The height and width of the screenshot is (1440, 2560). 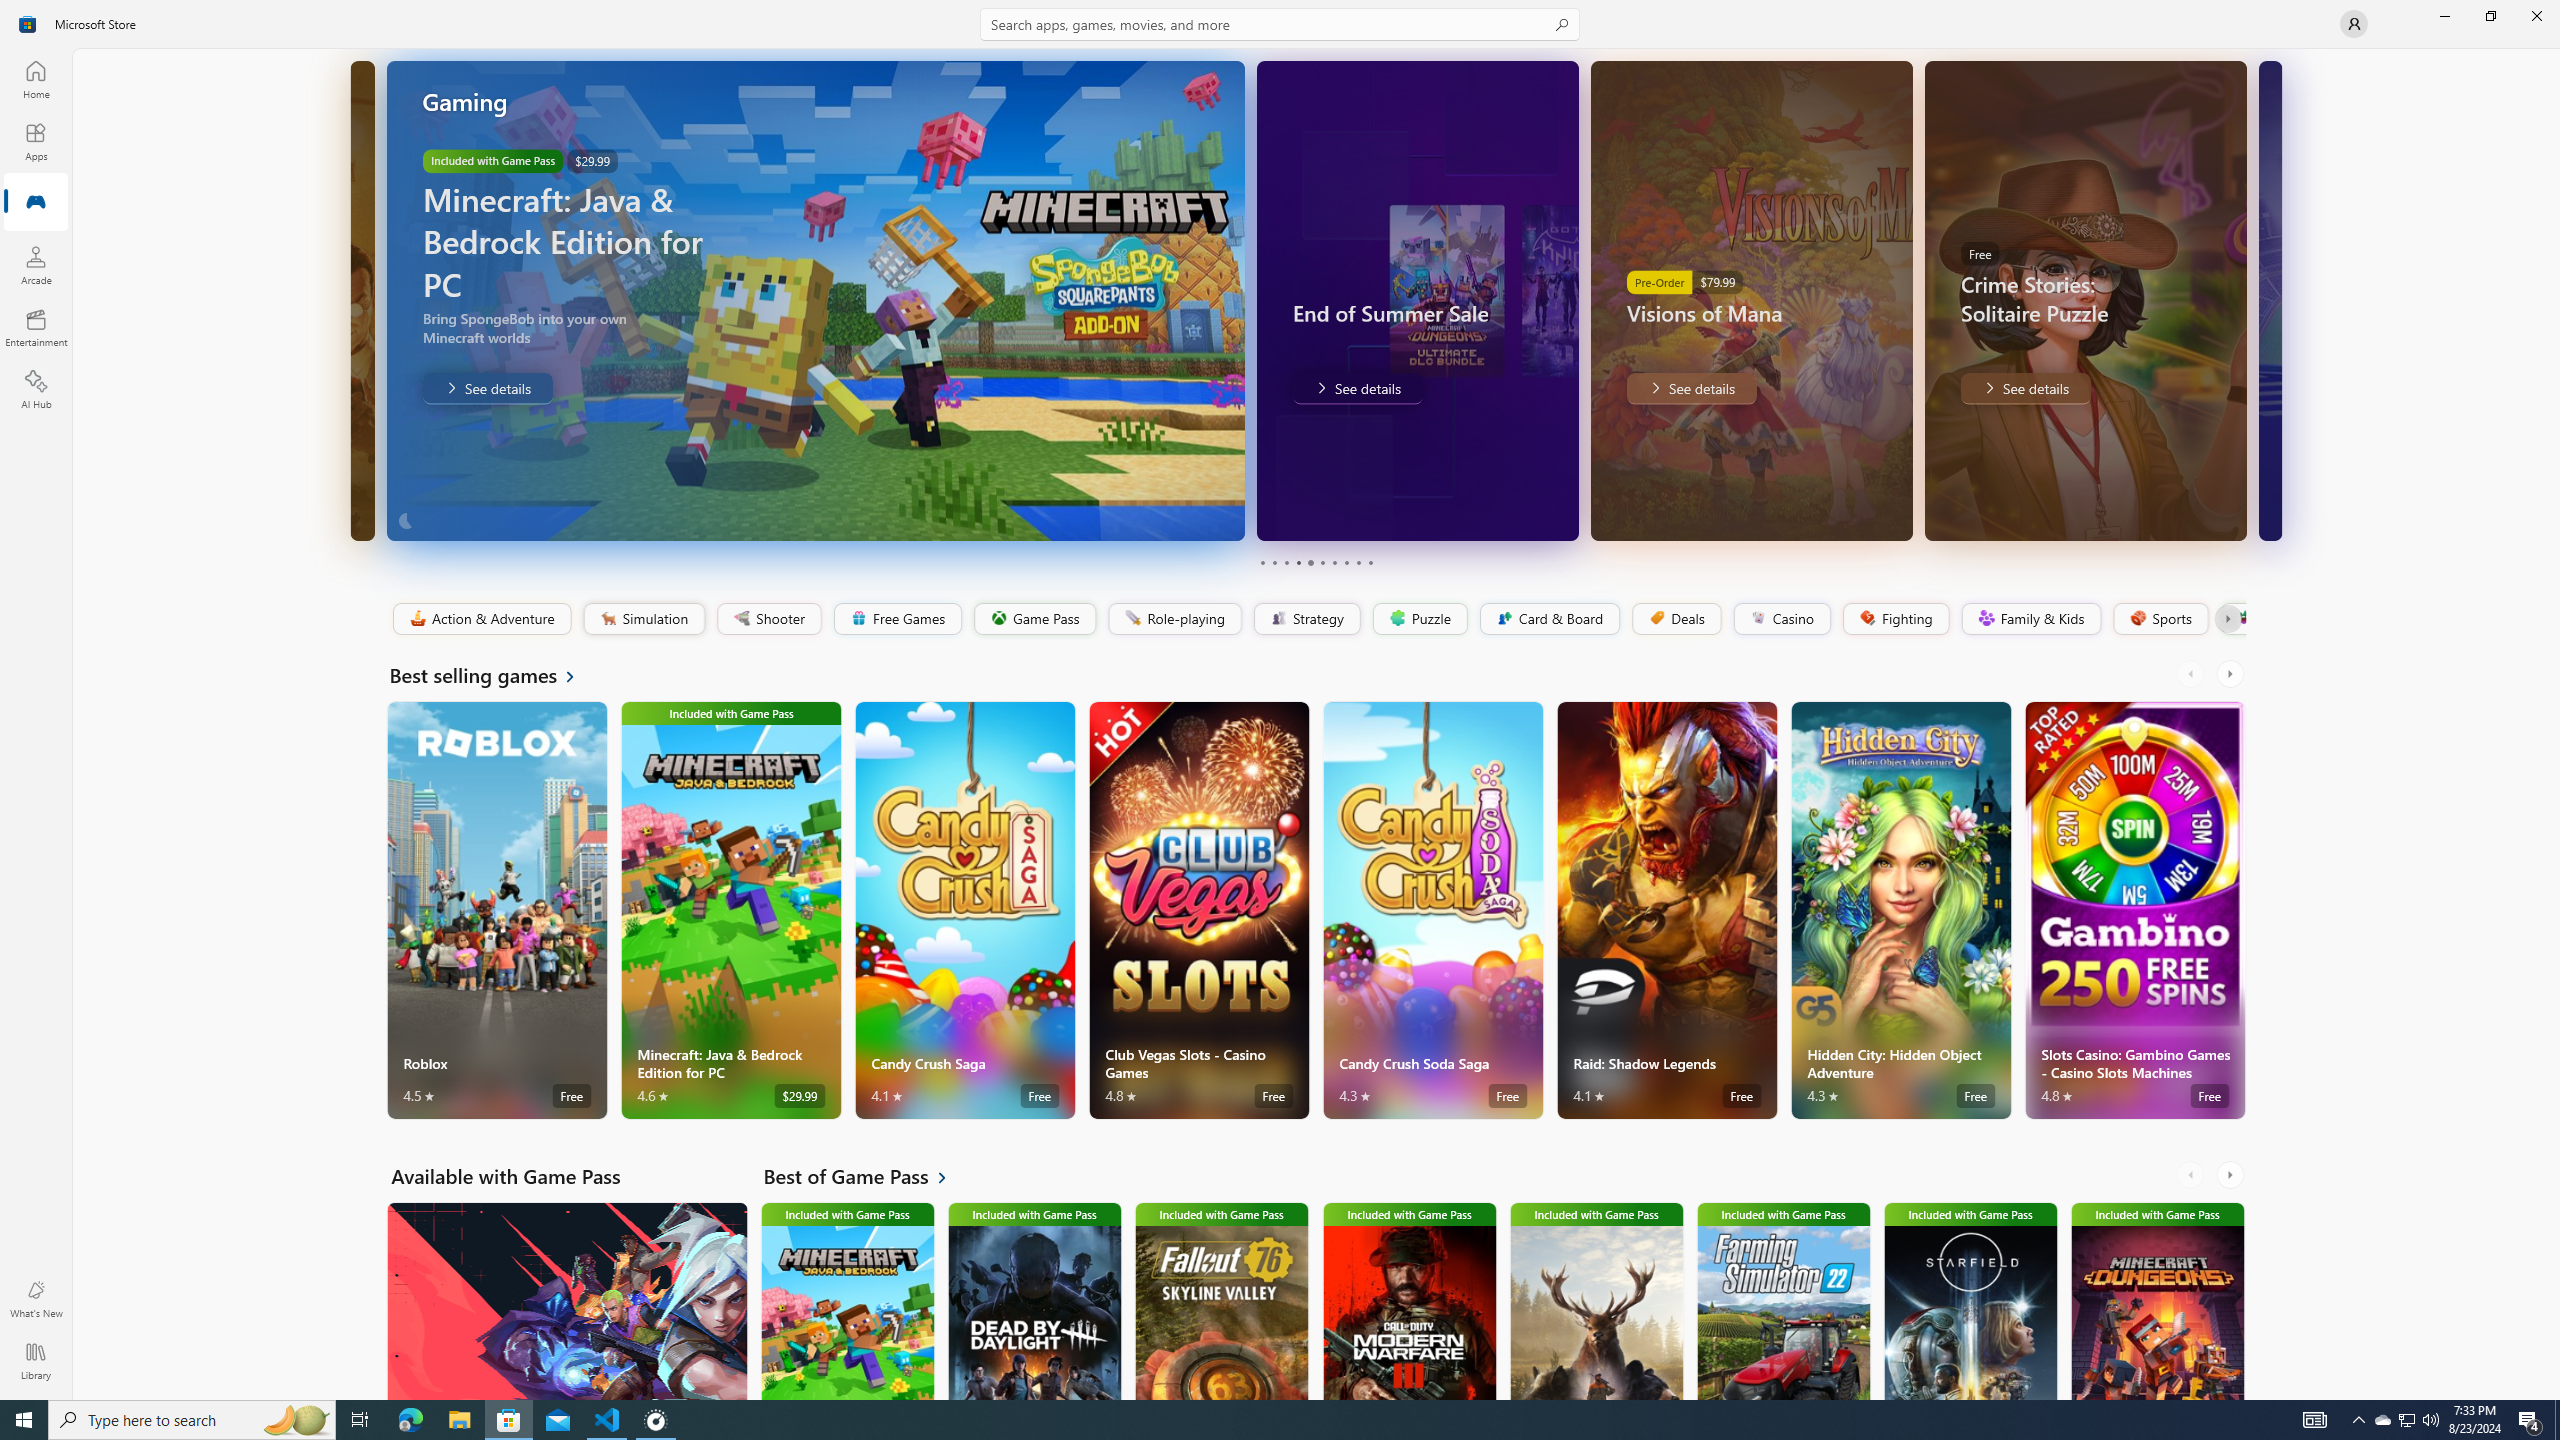 What do you see at coordinates (1285, 562) in the screenshot?
I see `'Page 3'` at bounding box center [1285, 562].